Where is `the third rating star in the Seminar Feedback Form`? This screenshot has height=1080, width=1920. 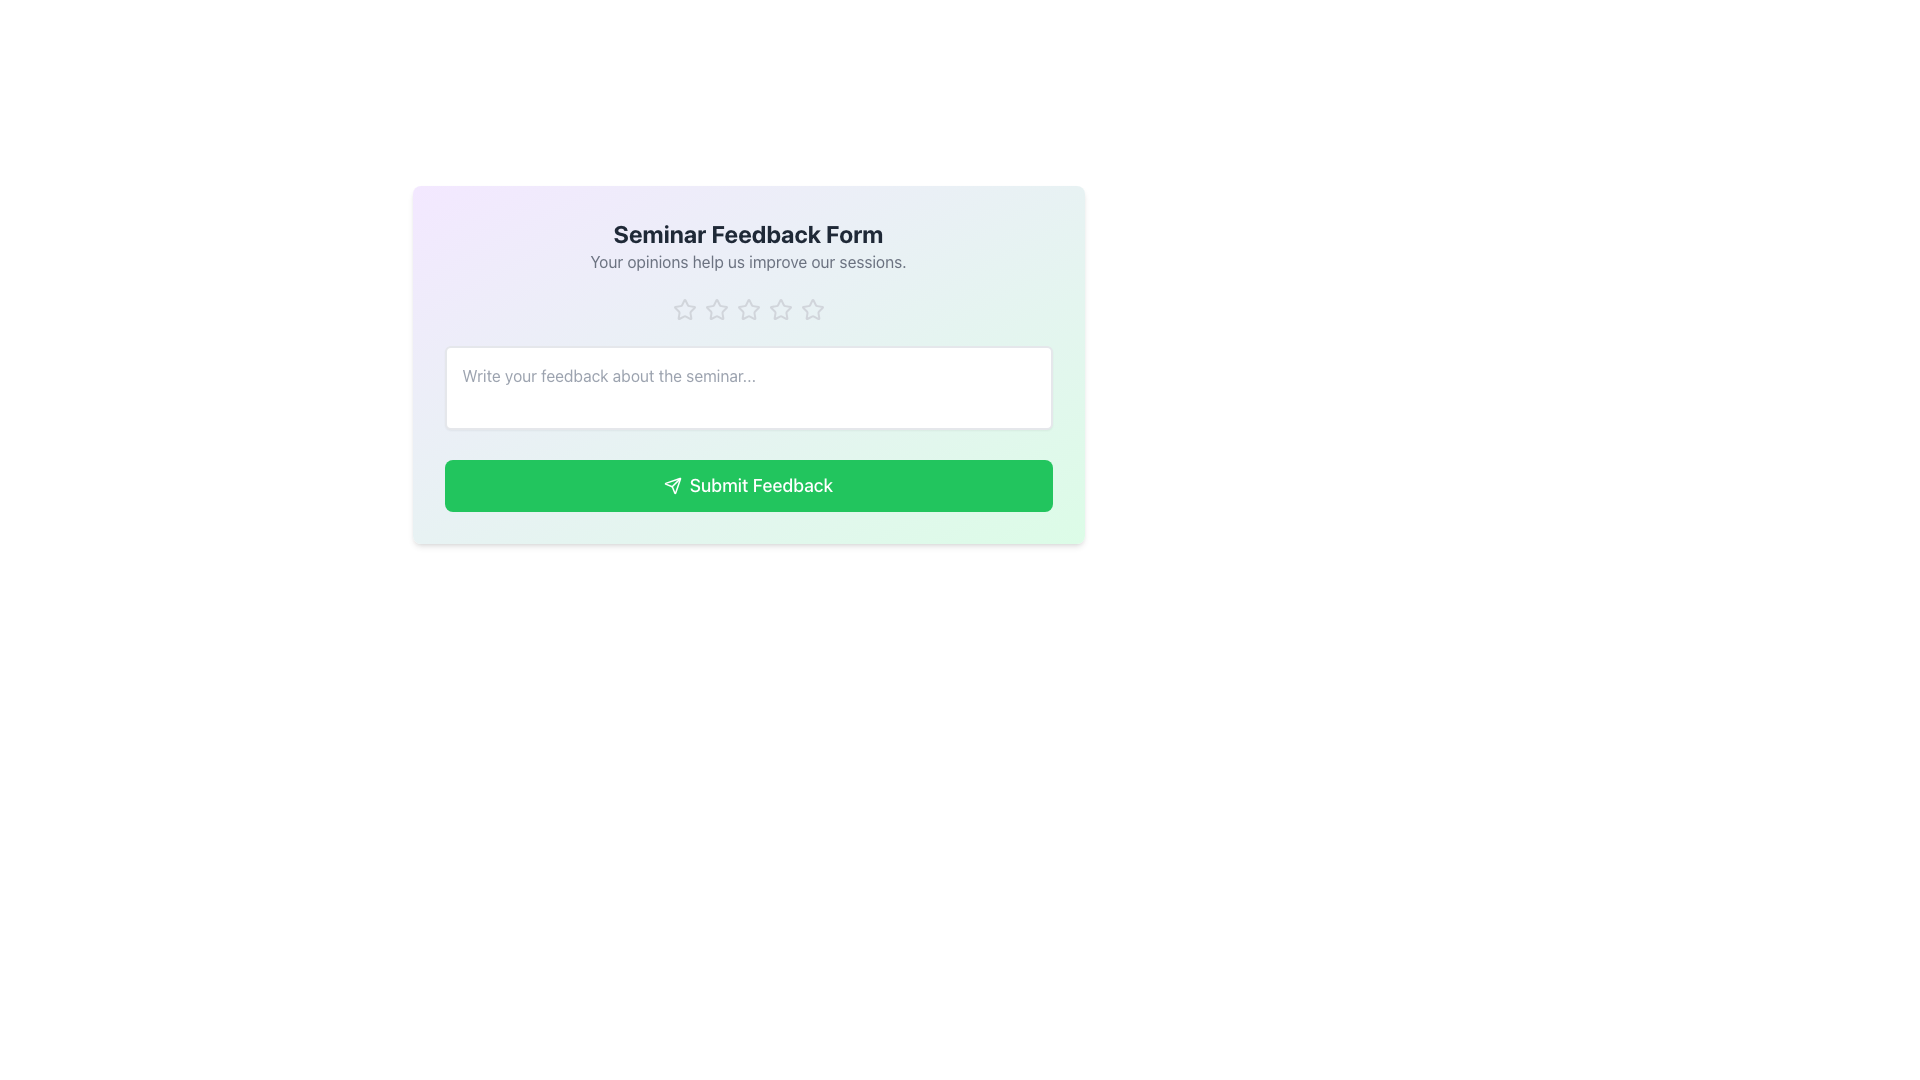 the third rating star in the Seminar Feedback Form is located at coordinates (747, 309).